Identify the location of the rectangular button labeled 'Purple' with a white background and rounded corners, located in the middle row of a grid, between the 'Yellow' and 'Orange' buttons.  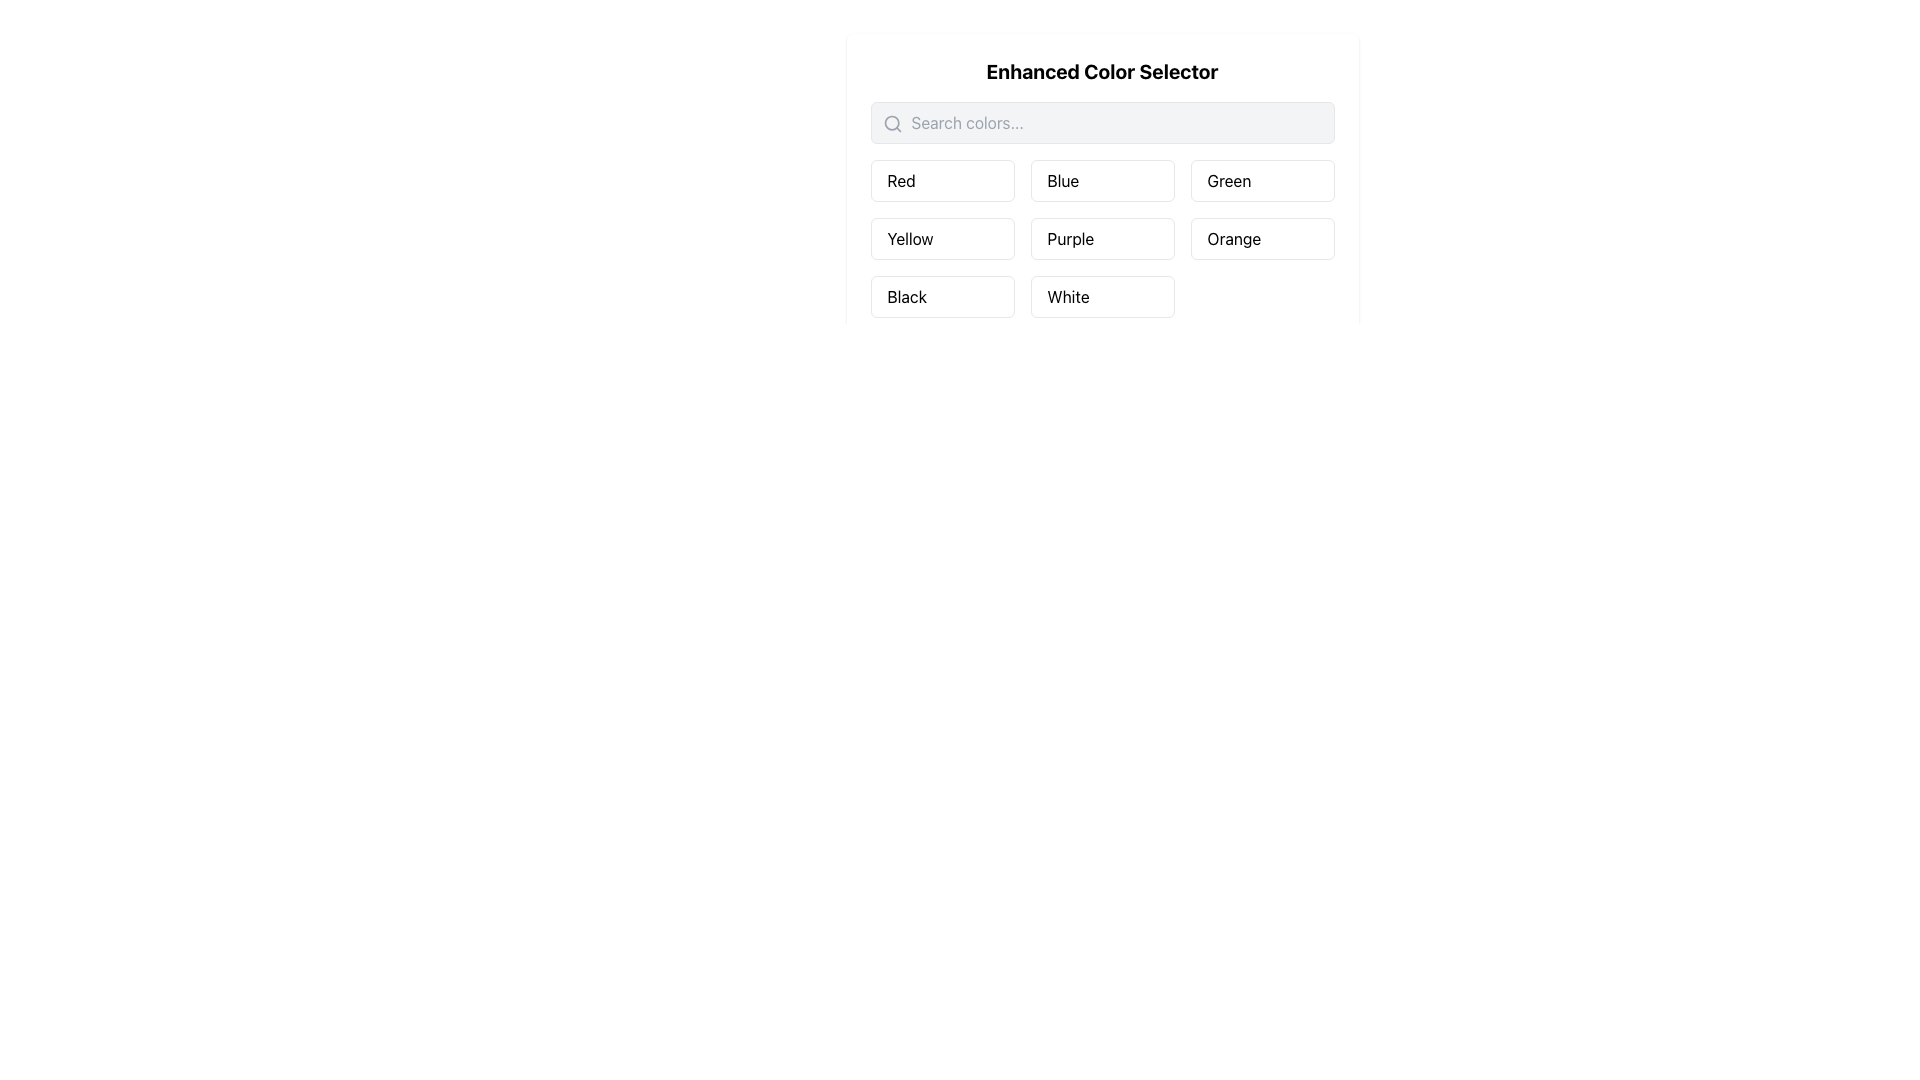
(1101, 238).